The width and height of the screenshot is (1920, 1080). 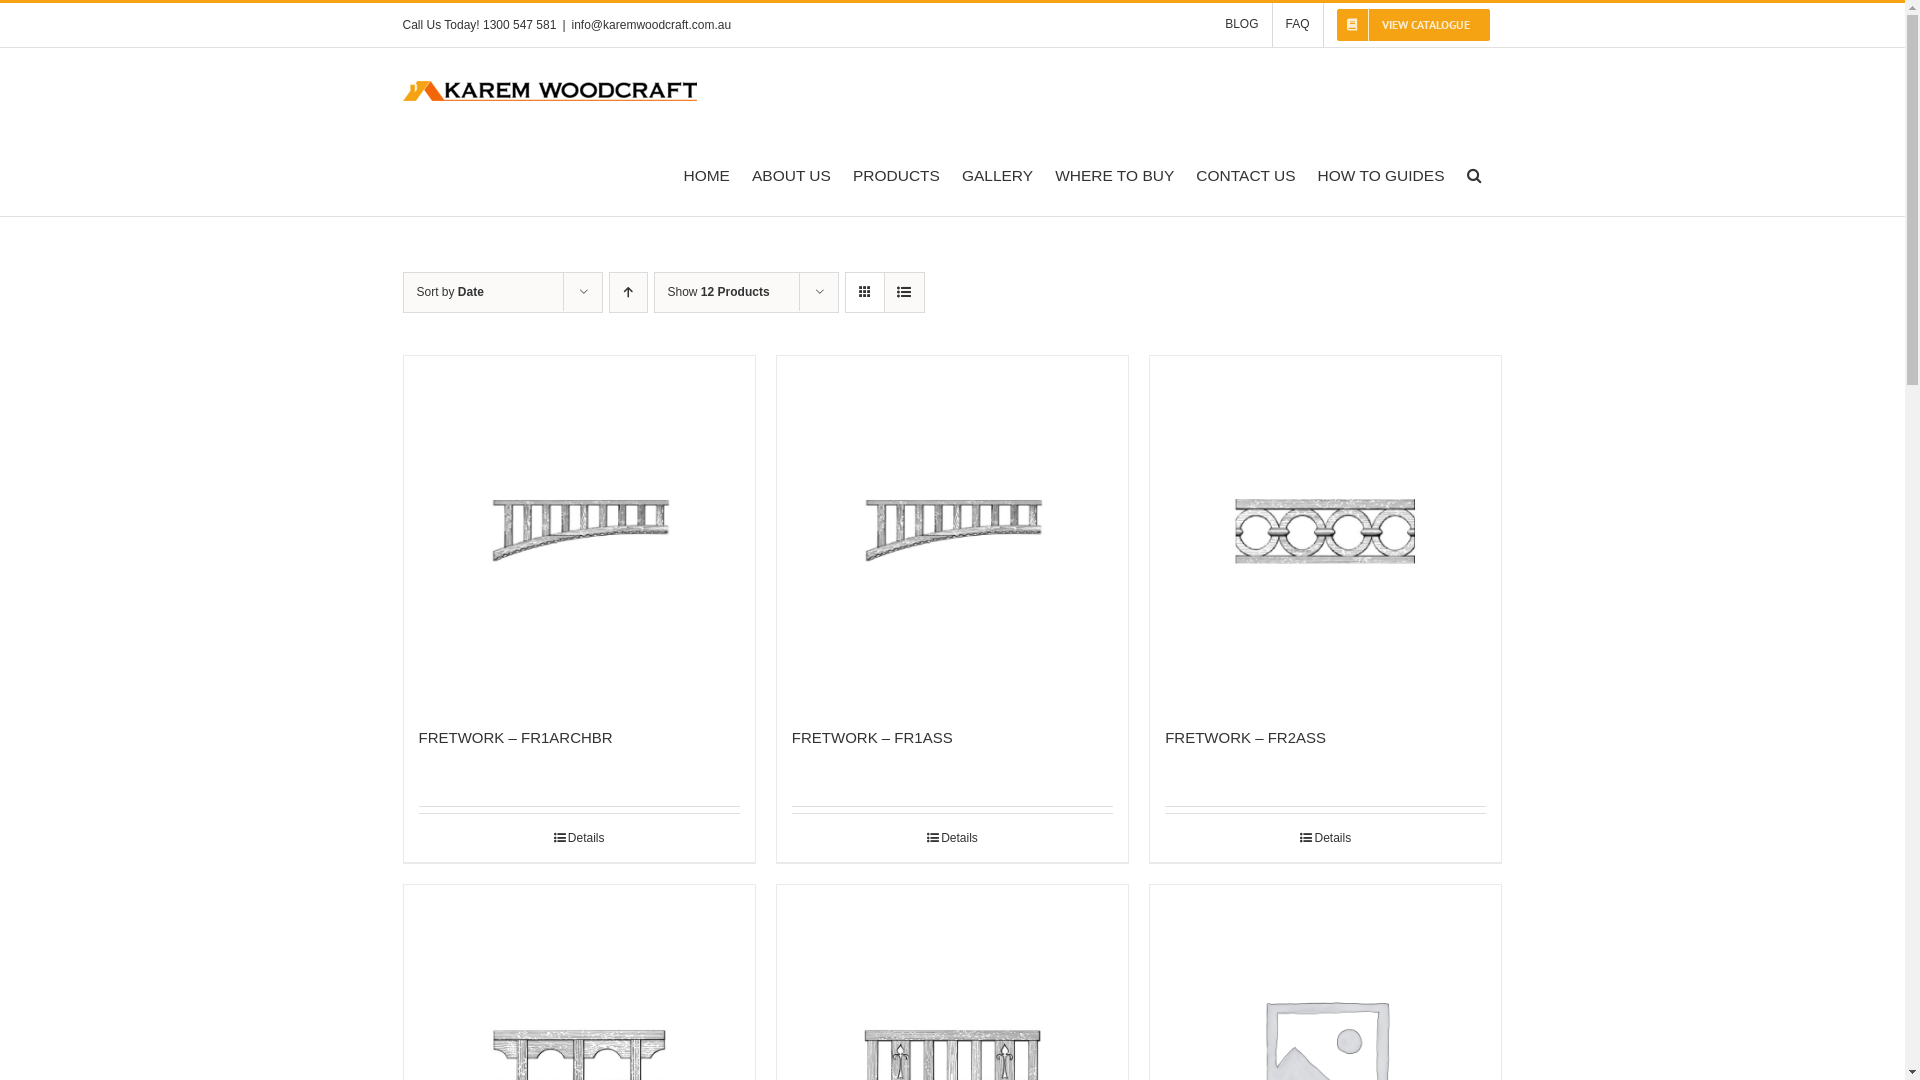 I want to click on 'ABOUT US', so click(x=790, y=172).